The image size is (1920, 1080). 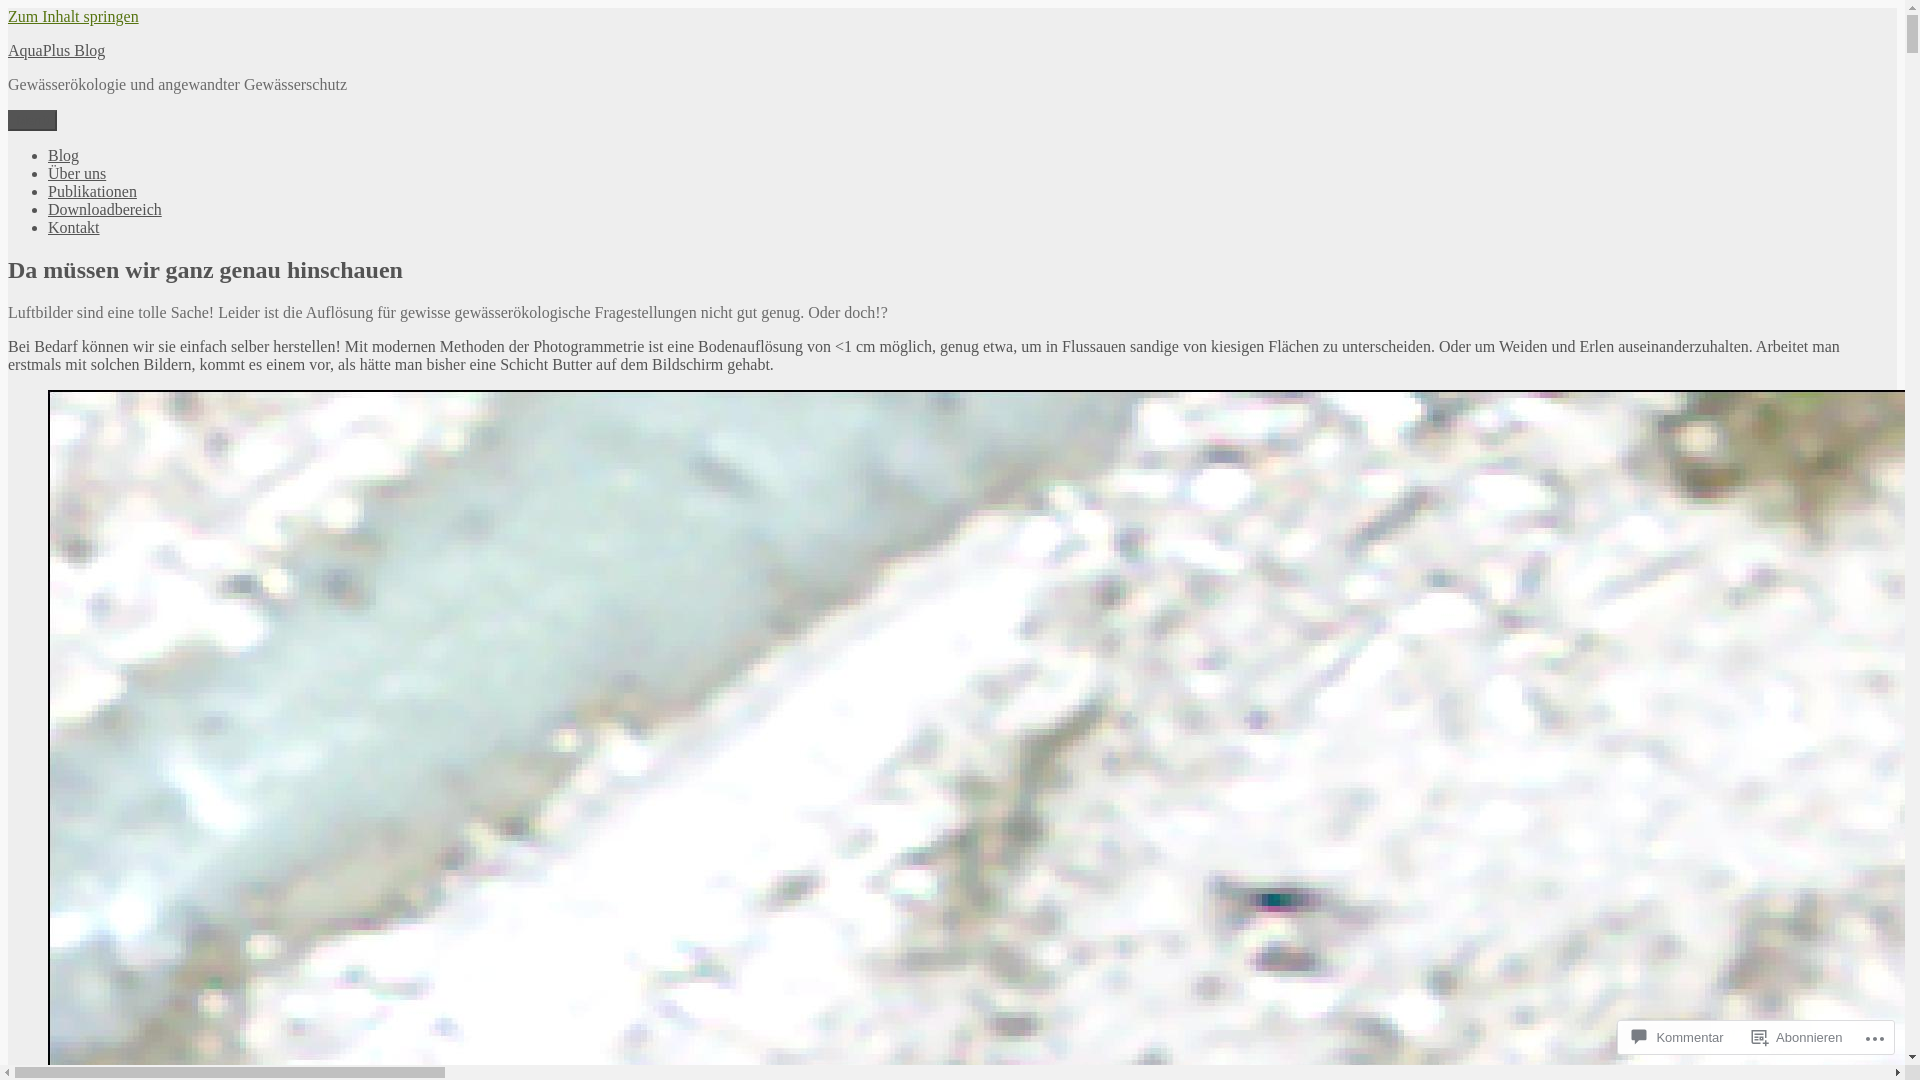 I want to click on 'Publikationen', so click(x=48, y=191).